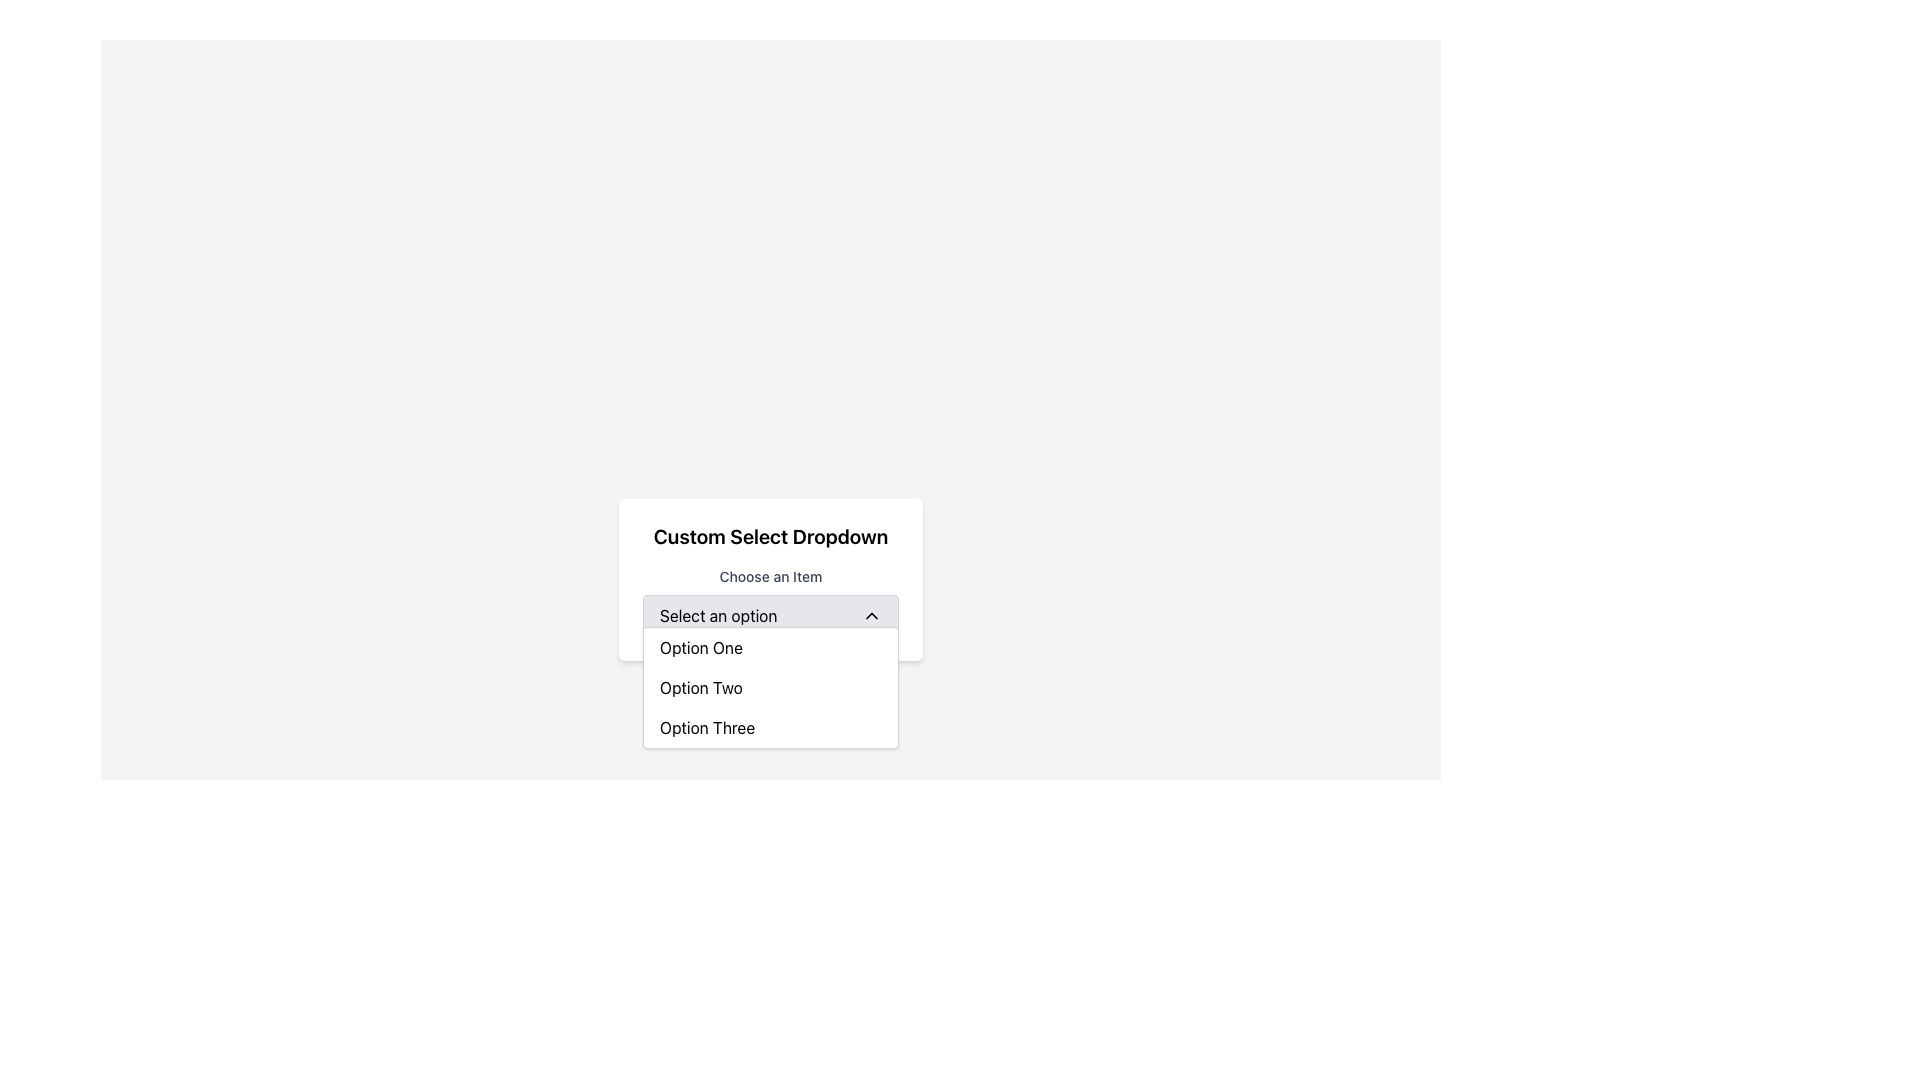  Describe the element at coordinates (701, 648) in the screenshot. I see `the 'Option One' text label in the dropdown menu` at that location.